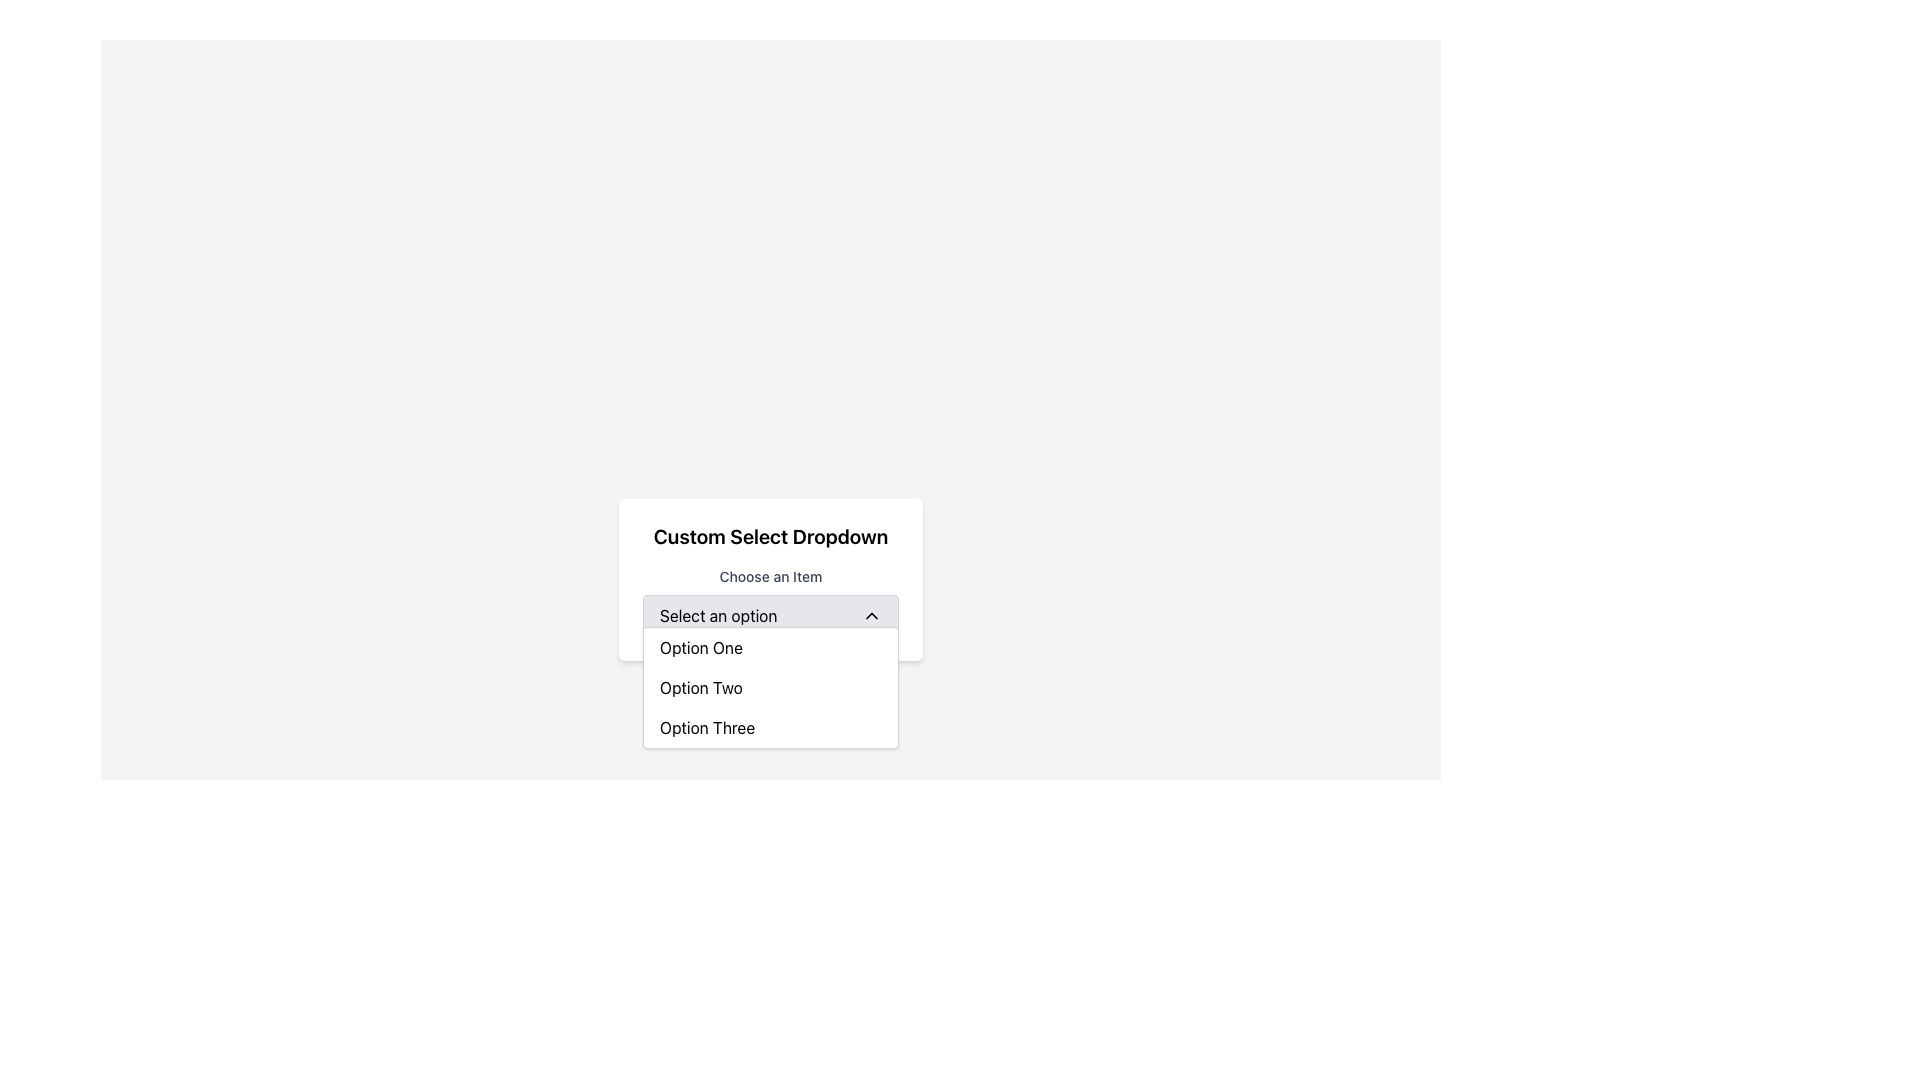  Describe the element at coordinates (701, 648) in the screenshot. I see `the 'Option One' text label in the dropdown menu` at that location.